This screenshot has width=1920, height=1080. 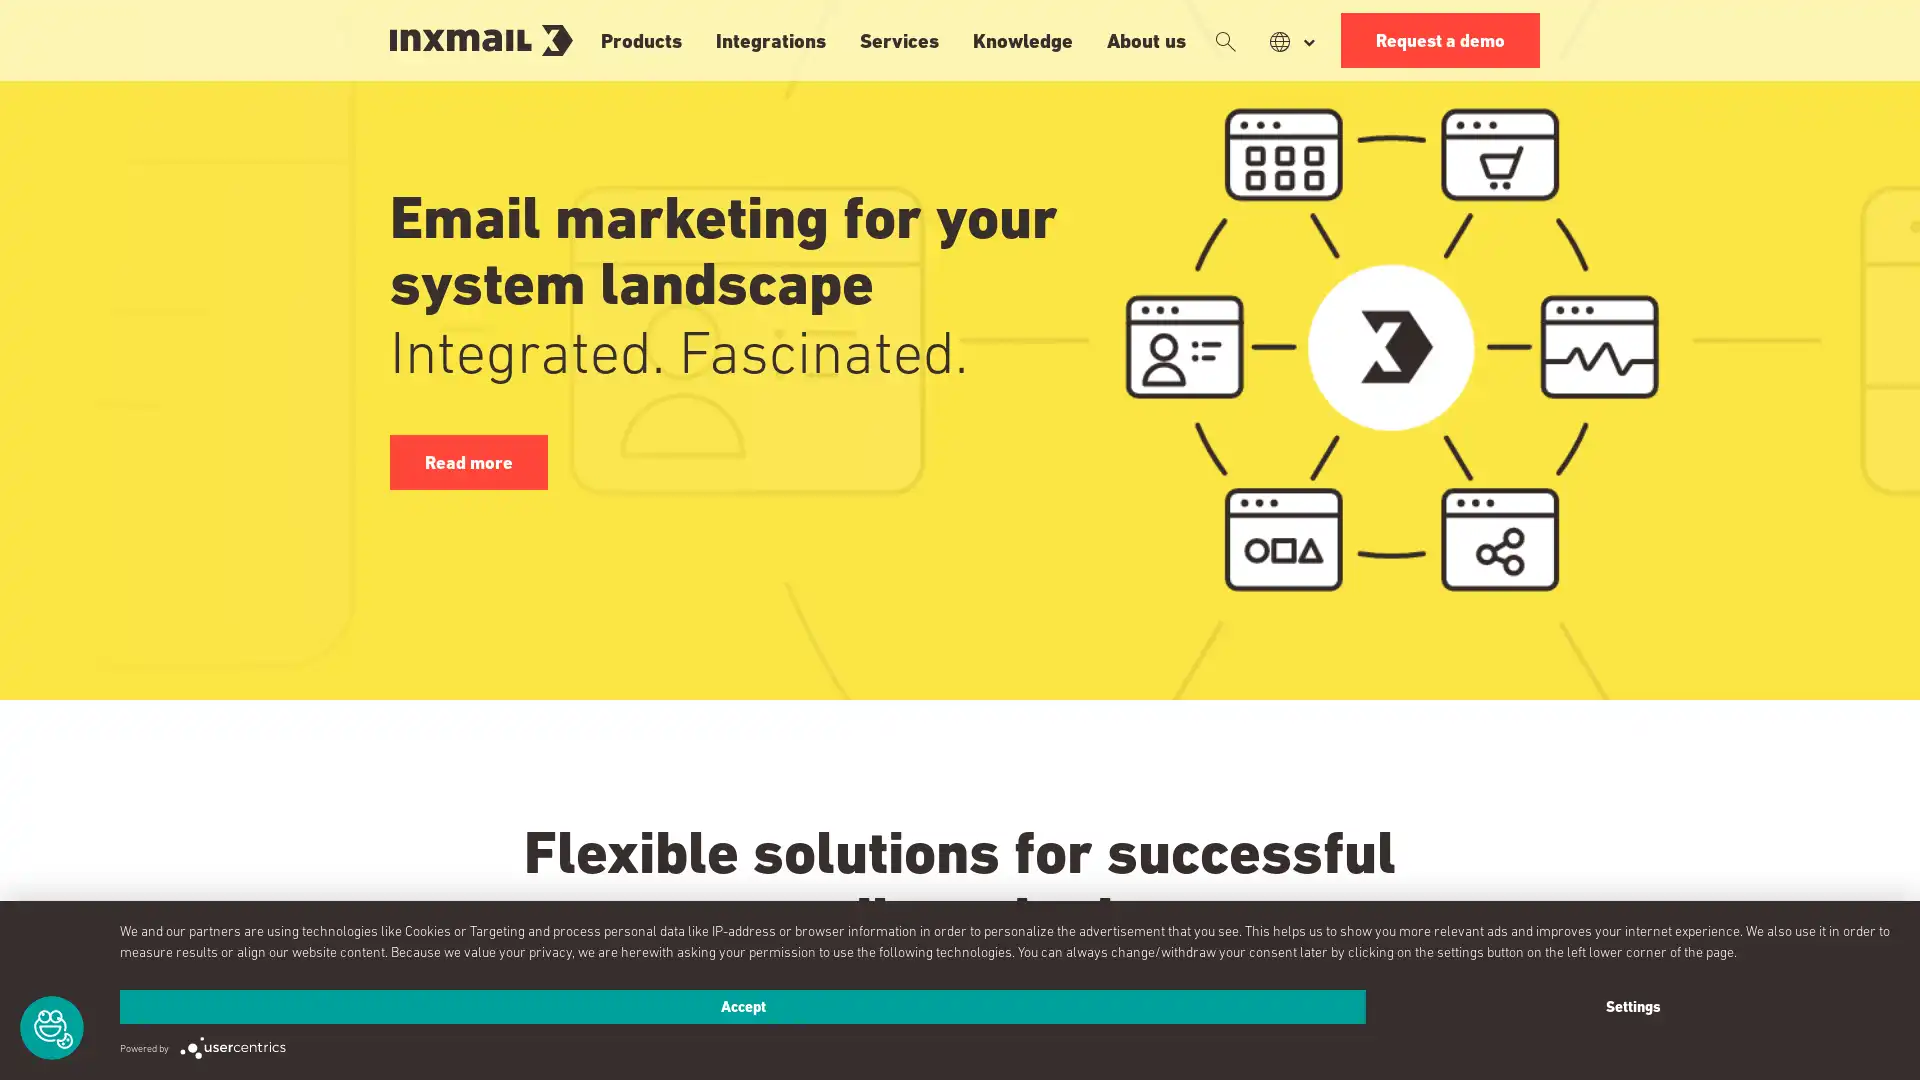 What do you see at coordinates (742, 1006) in the screenshot?
I see `Accept` at bounding box center [742, 1006].